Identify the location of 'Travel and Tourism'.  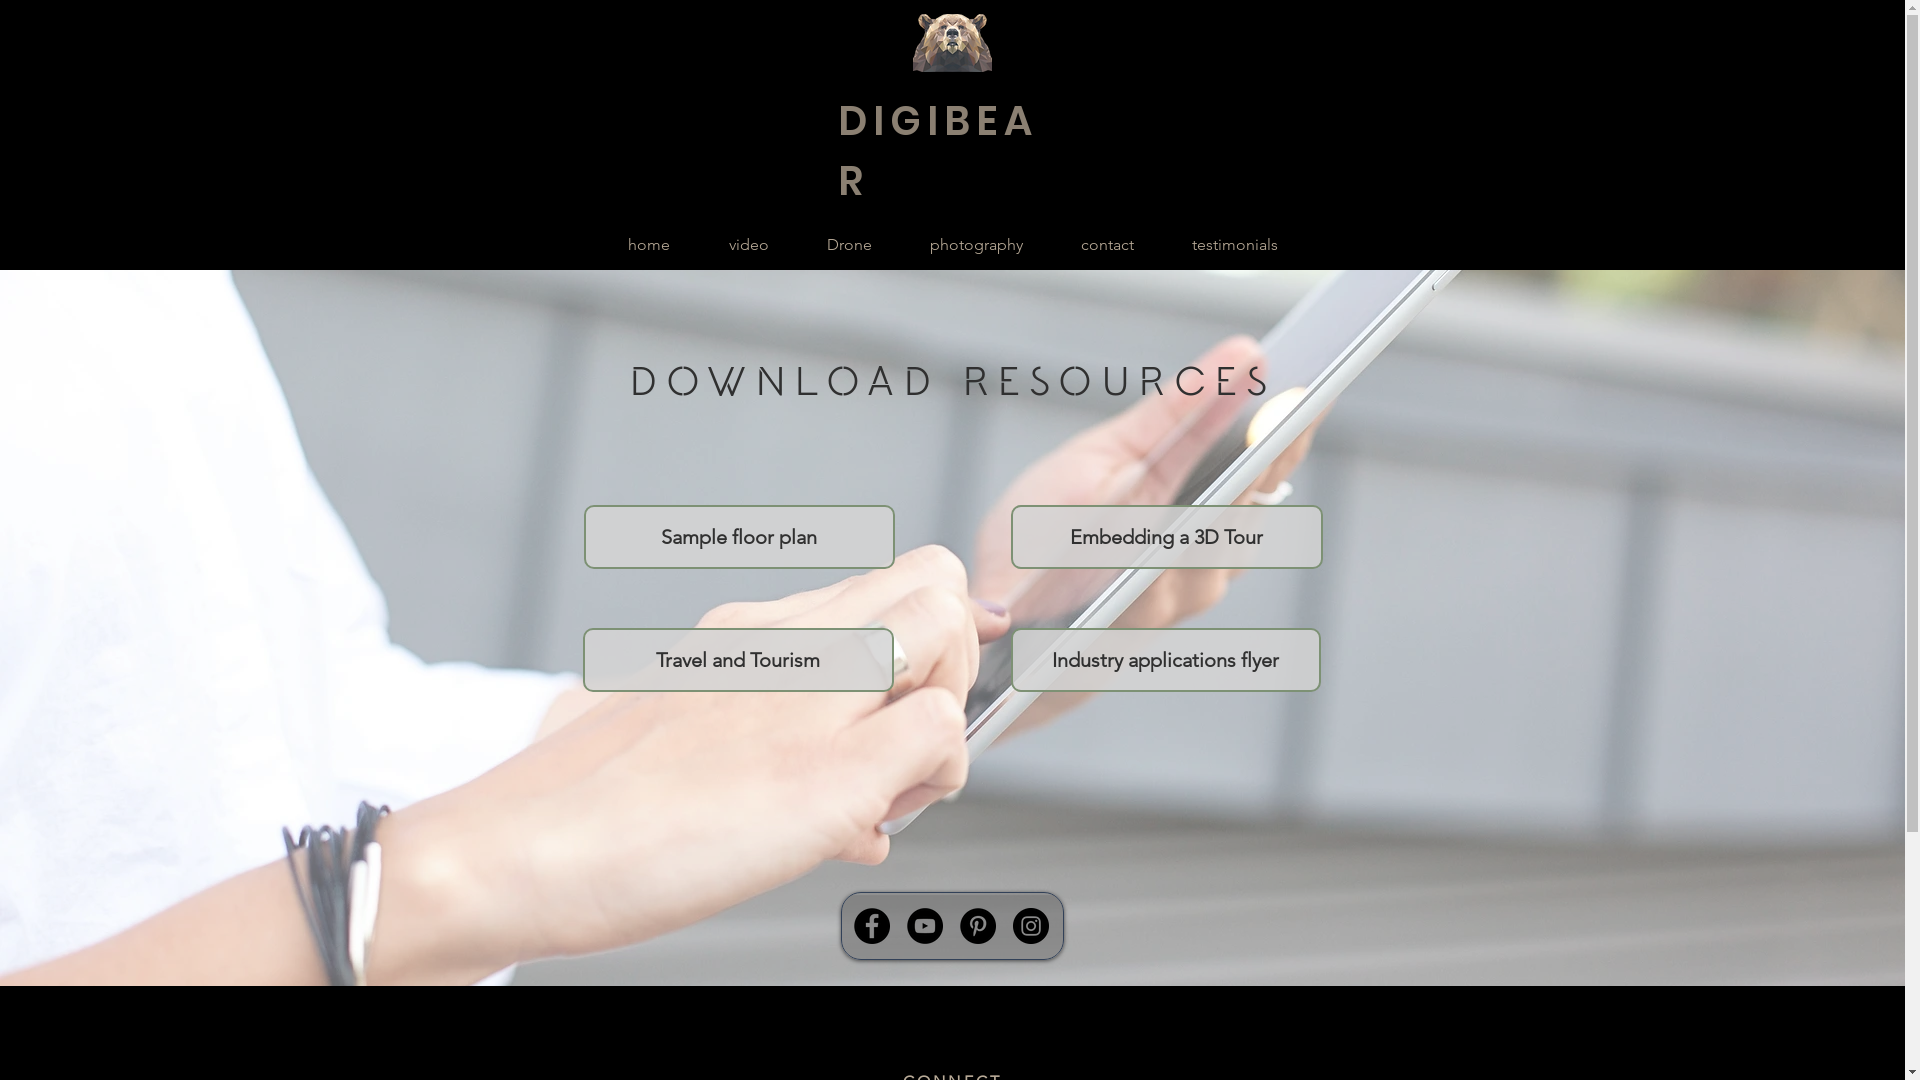
(736, 659).